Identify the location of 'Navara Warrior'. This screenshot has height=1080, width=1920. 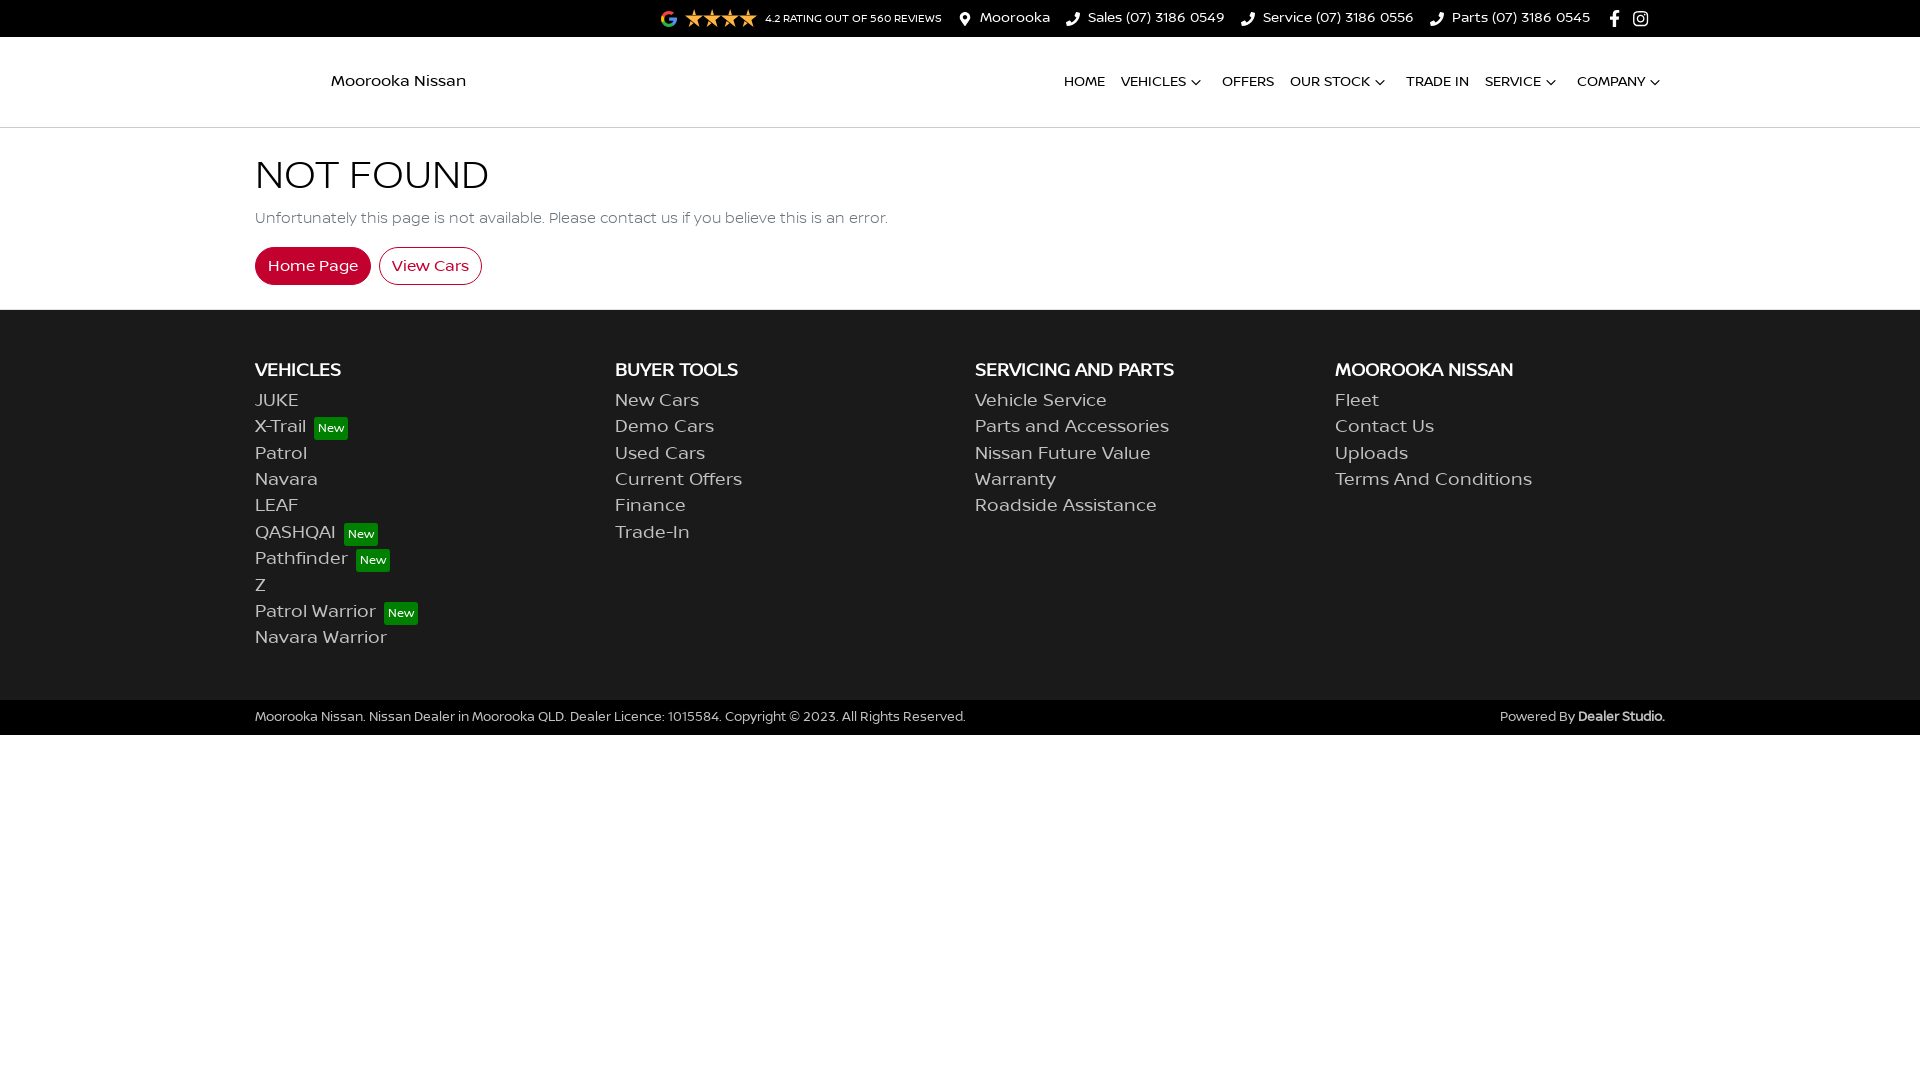
(321, 637).